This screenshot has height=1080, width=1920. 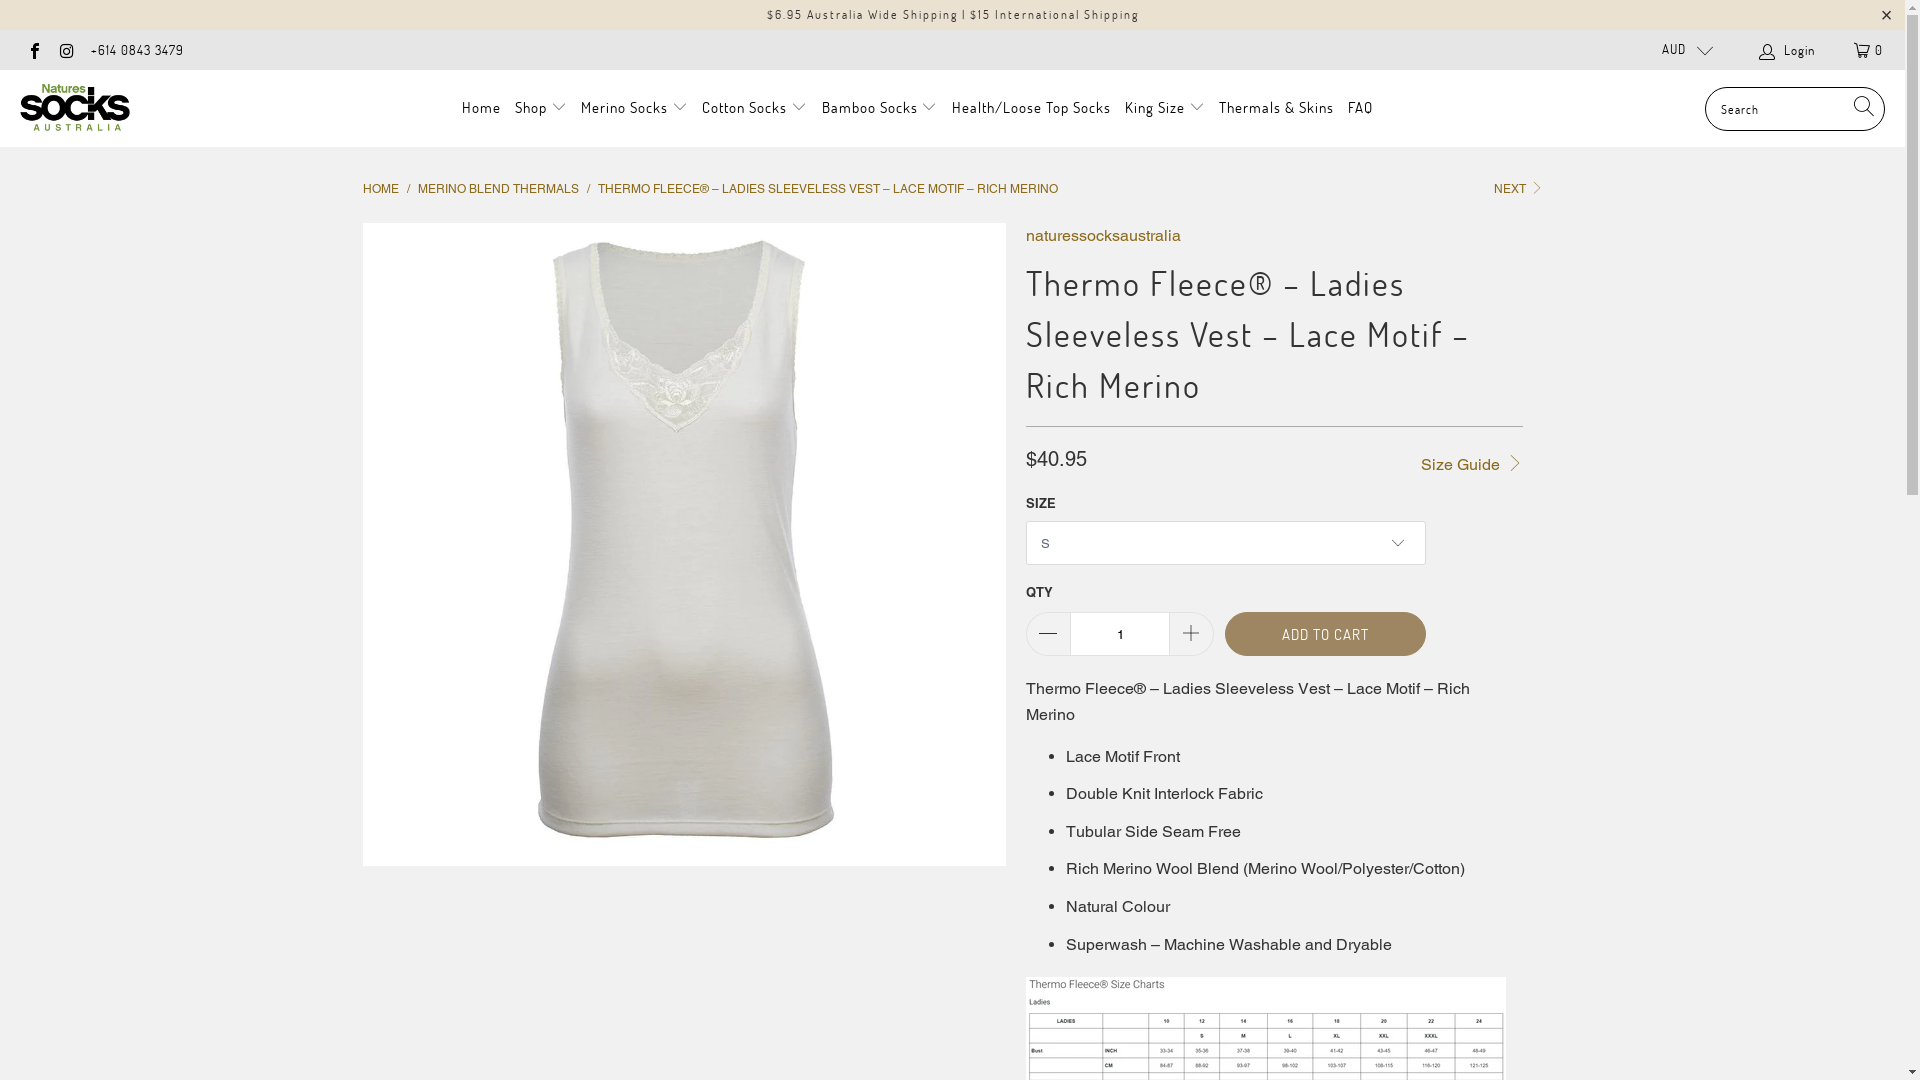 What do you see at coordinates (1518, 189) in the screenshot?
I see `'NEXT'` at bounding box center [1518, 189].